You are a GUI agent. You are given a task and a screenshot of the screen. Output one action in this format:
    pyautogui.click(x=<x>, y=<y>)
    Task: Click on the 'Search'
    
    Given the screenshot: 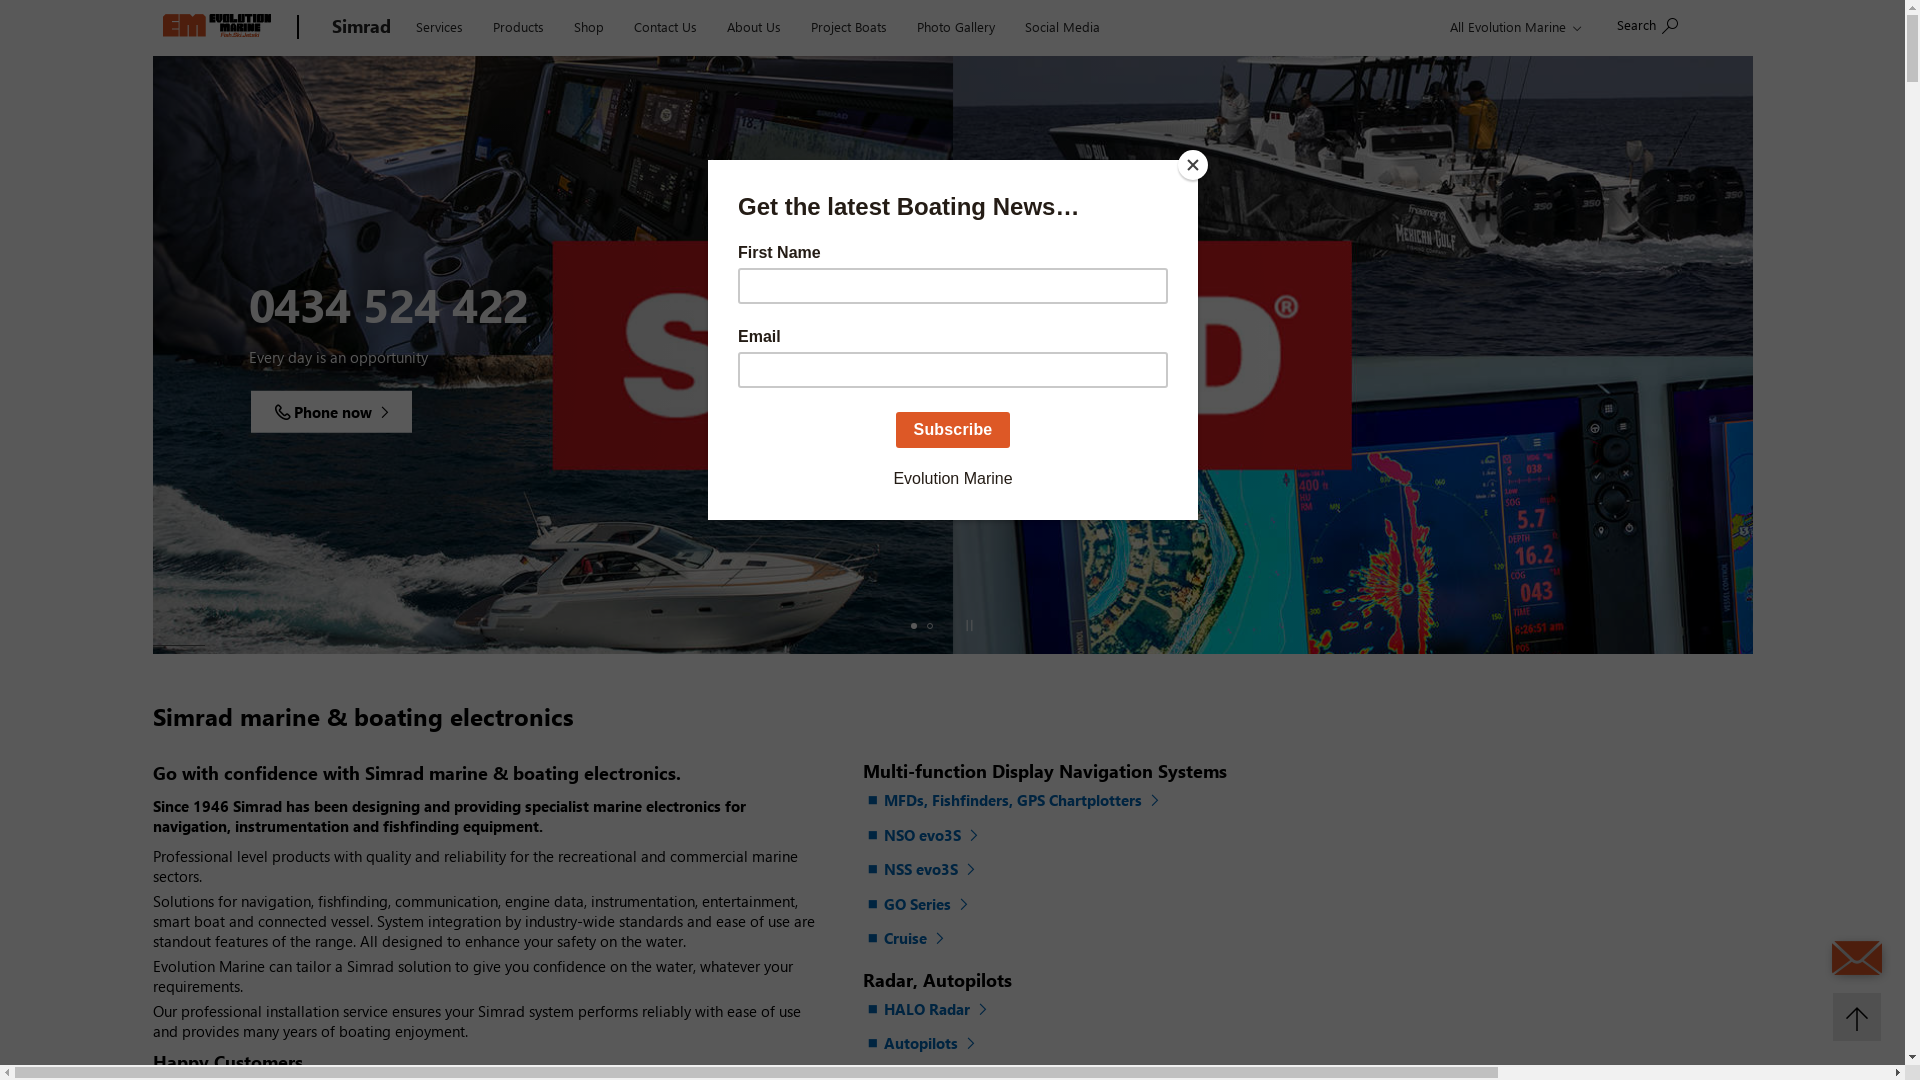 What is the action you would take?
    pyautogui.click(x=1647, y=24)
    